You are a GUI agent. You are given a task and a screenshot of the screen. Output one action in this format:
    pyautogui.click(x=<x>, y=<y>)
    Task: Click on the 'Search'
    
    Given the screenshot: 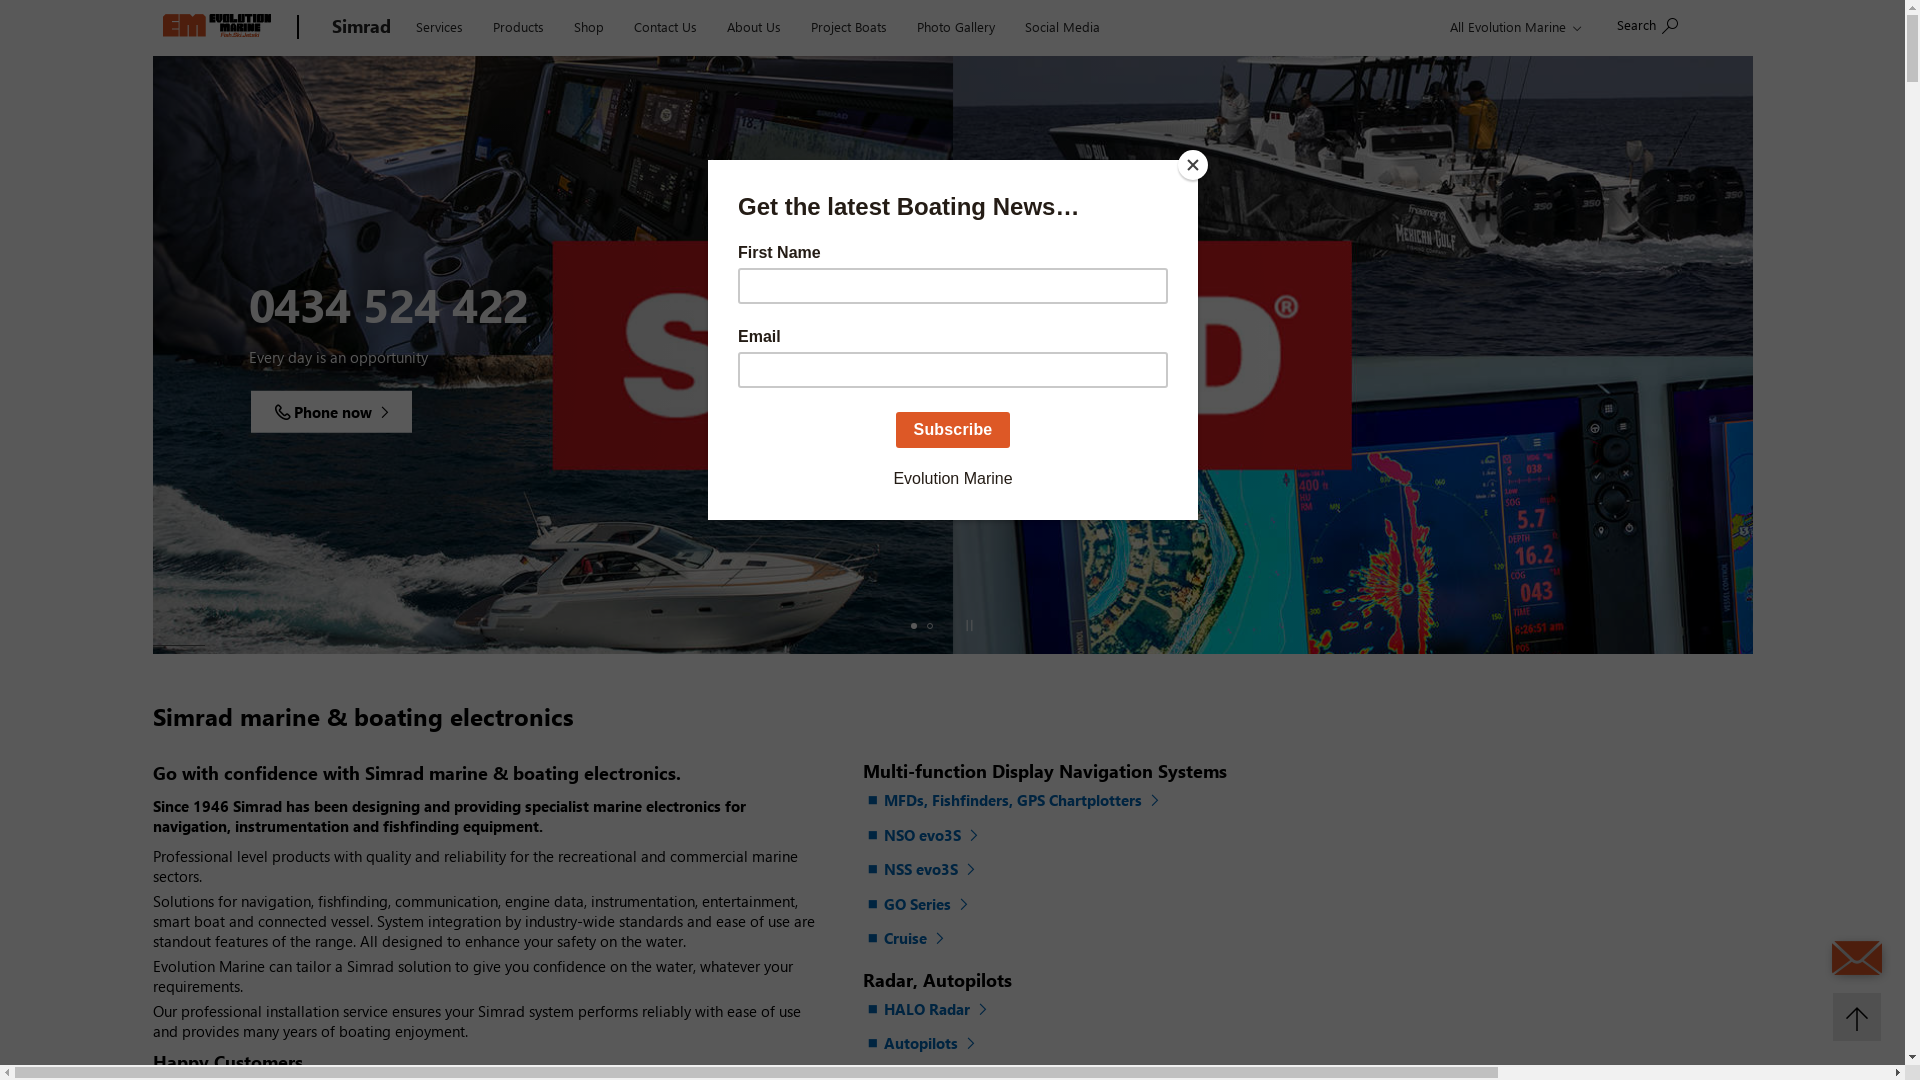 What is the action you would take?
    pyautogui.click(x=1647, y=24)
    